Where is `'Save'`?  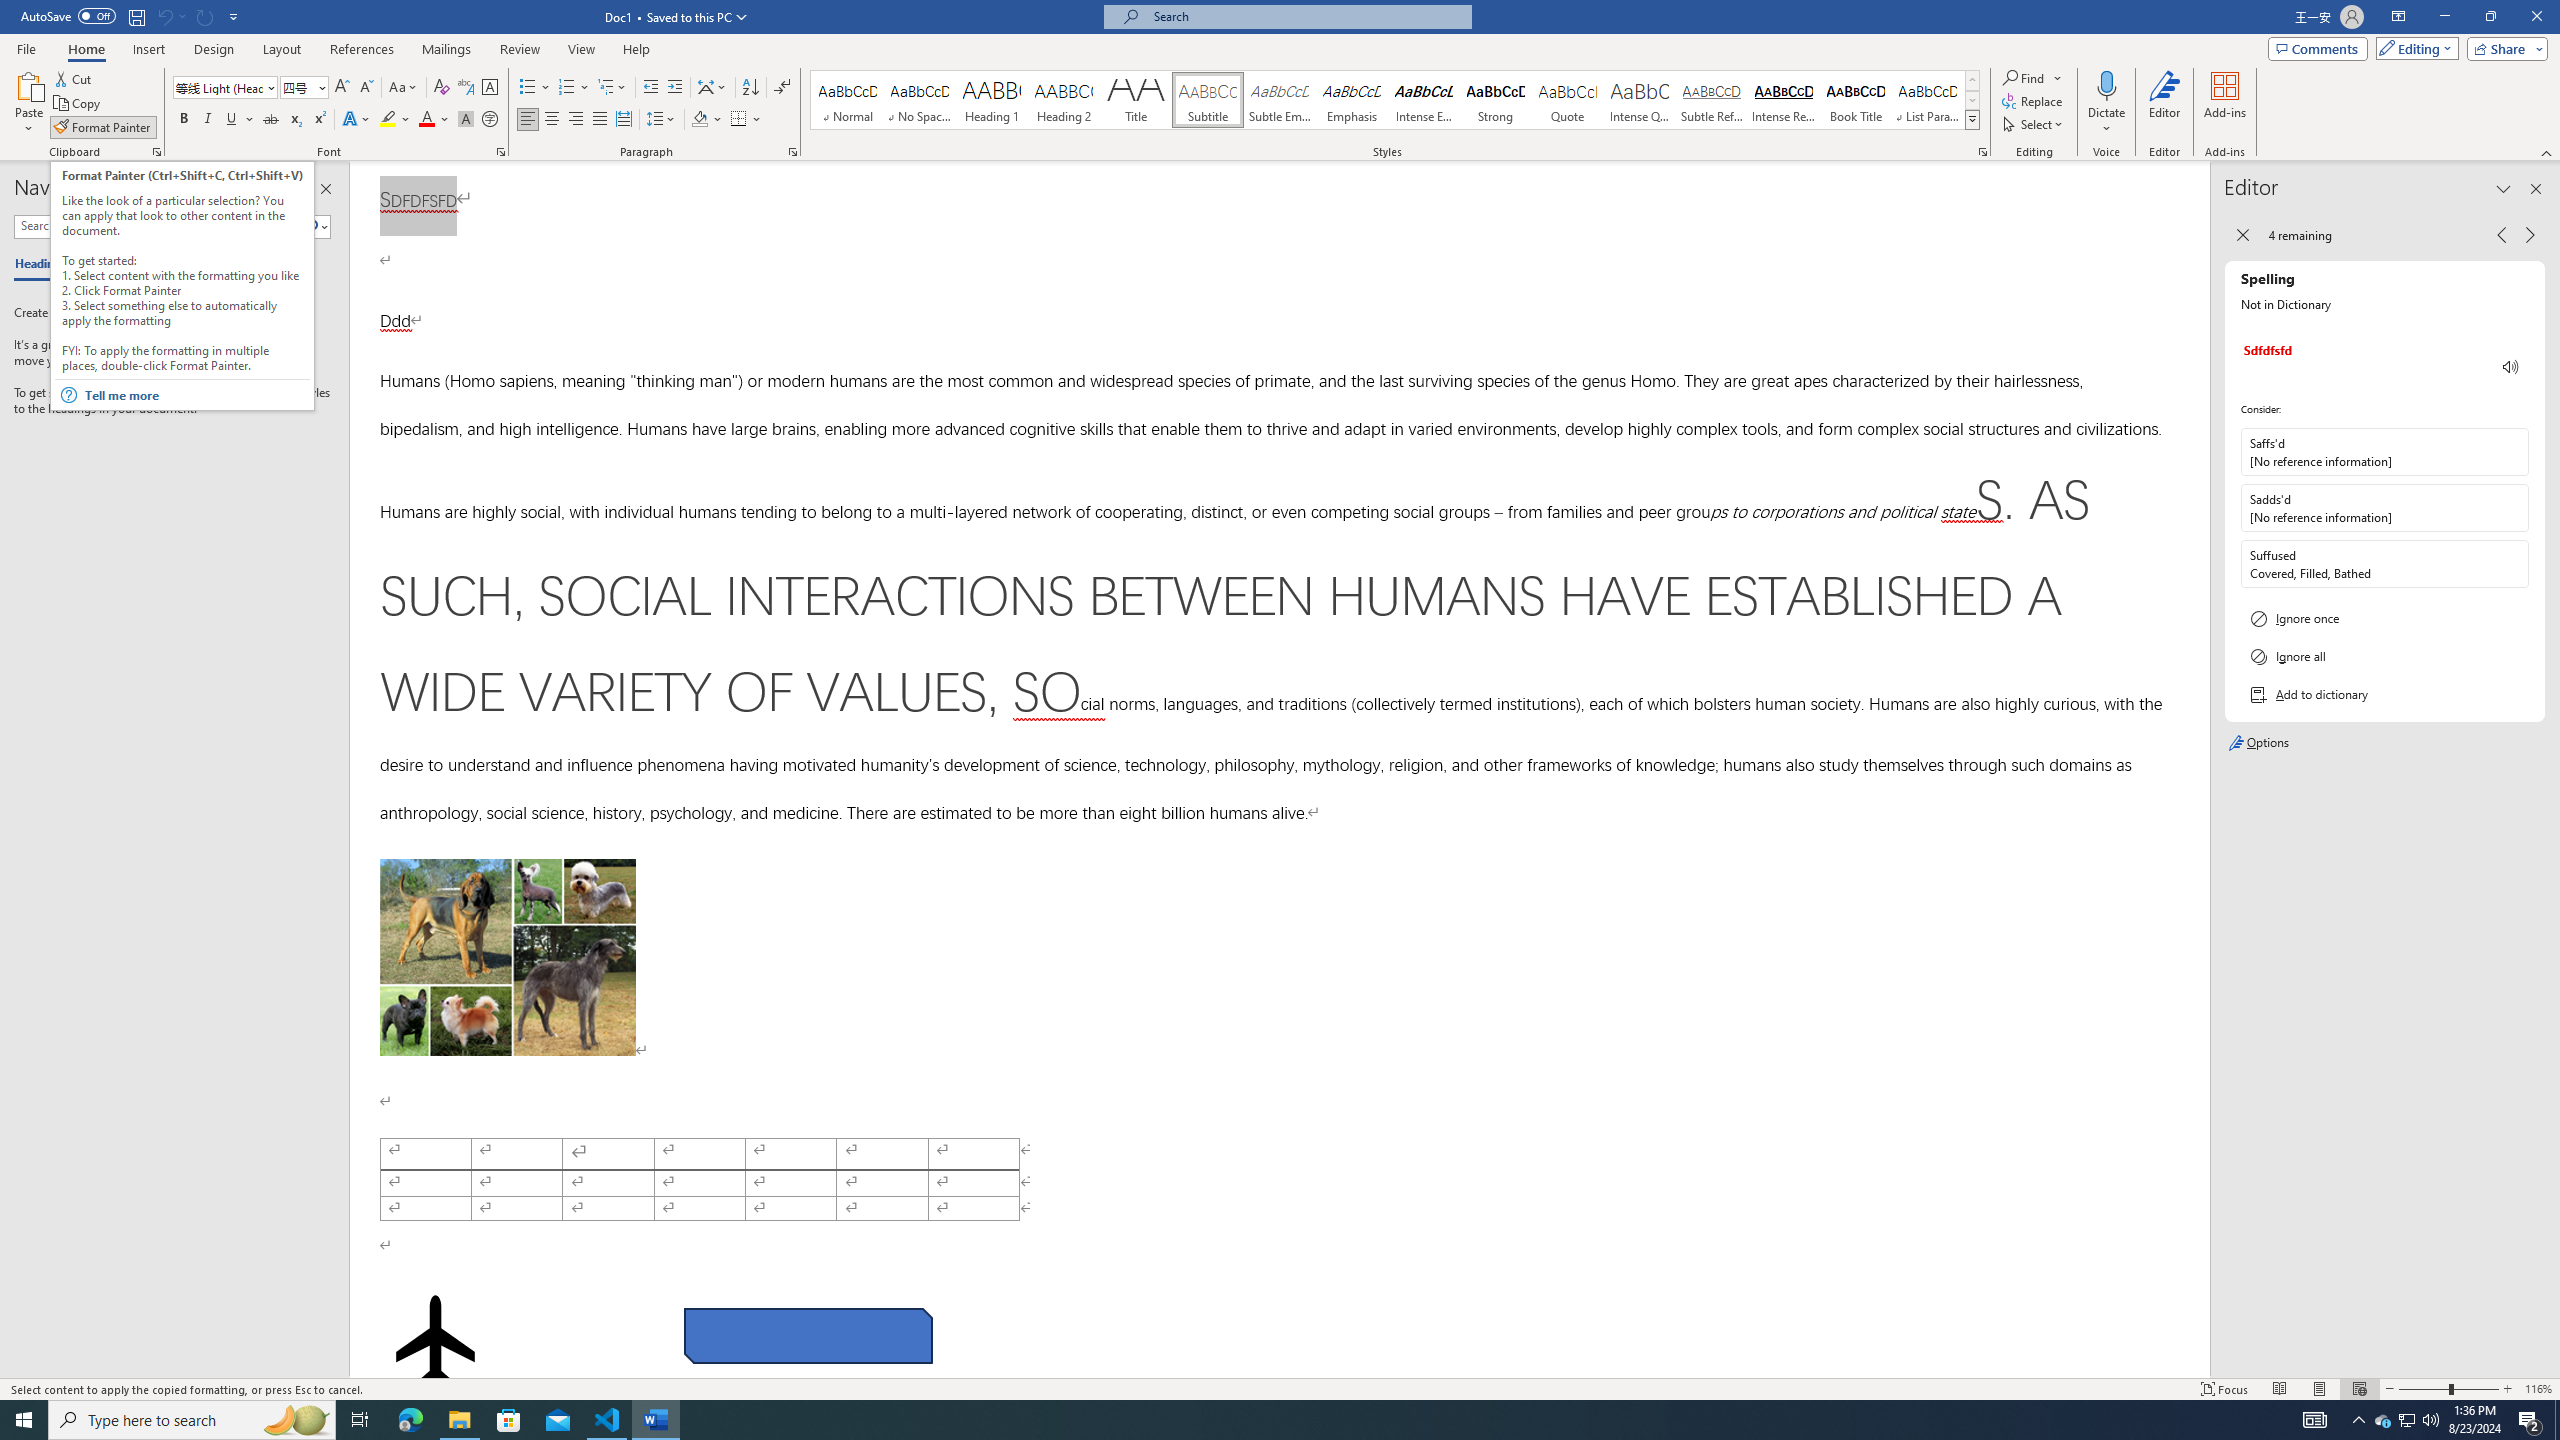 'Save' is located at coordinates (135, 15).